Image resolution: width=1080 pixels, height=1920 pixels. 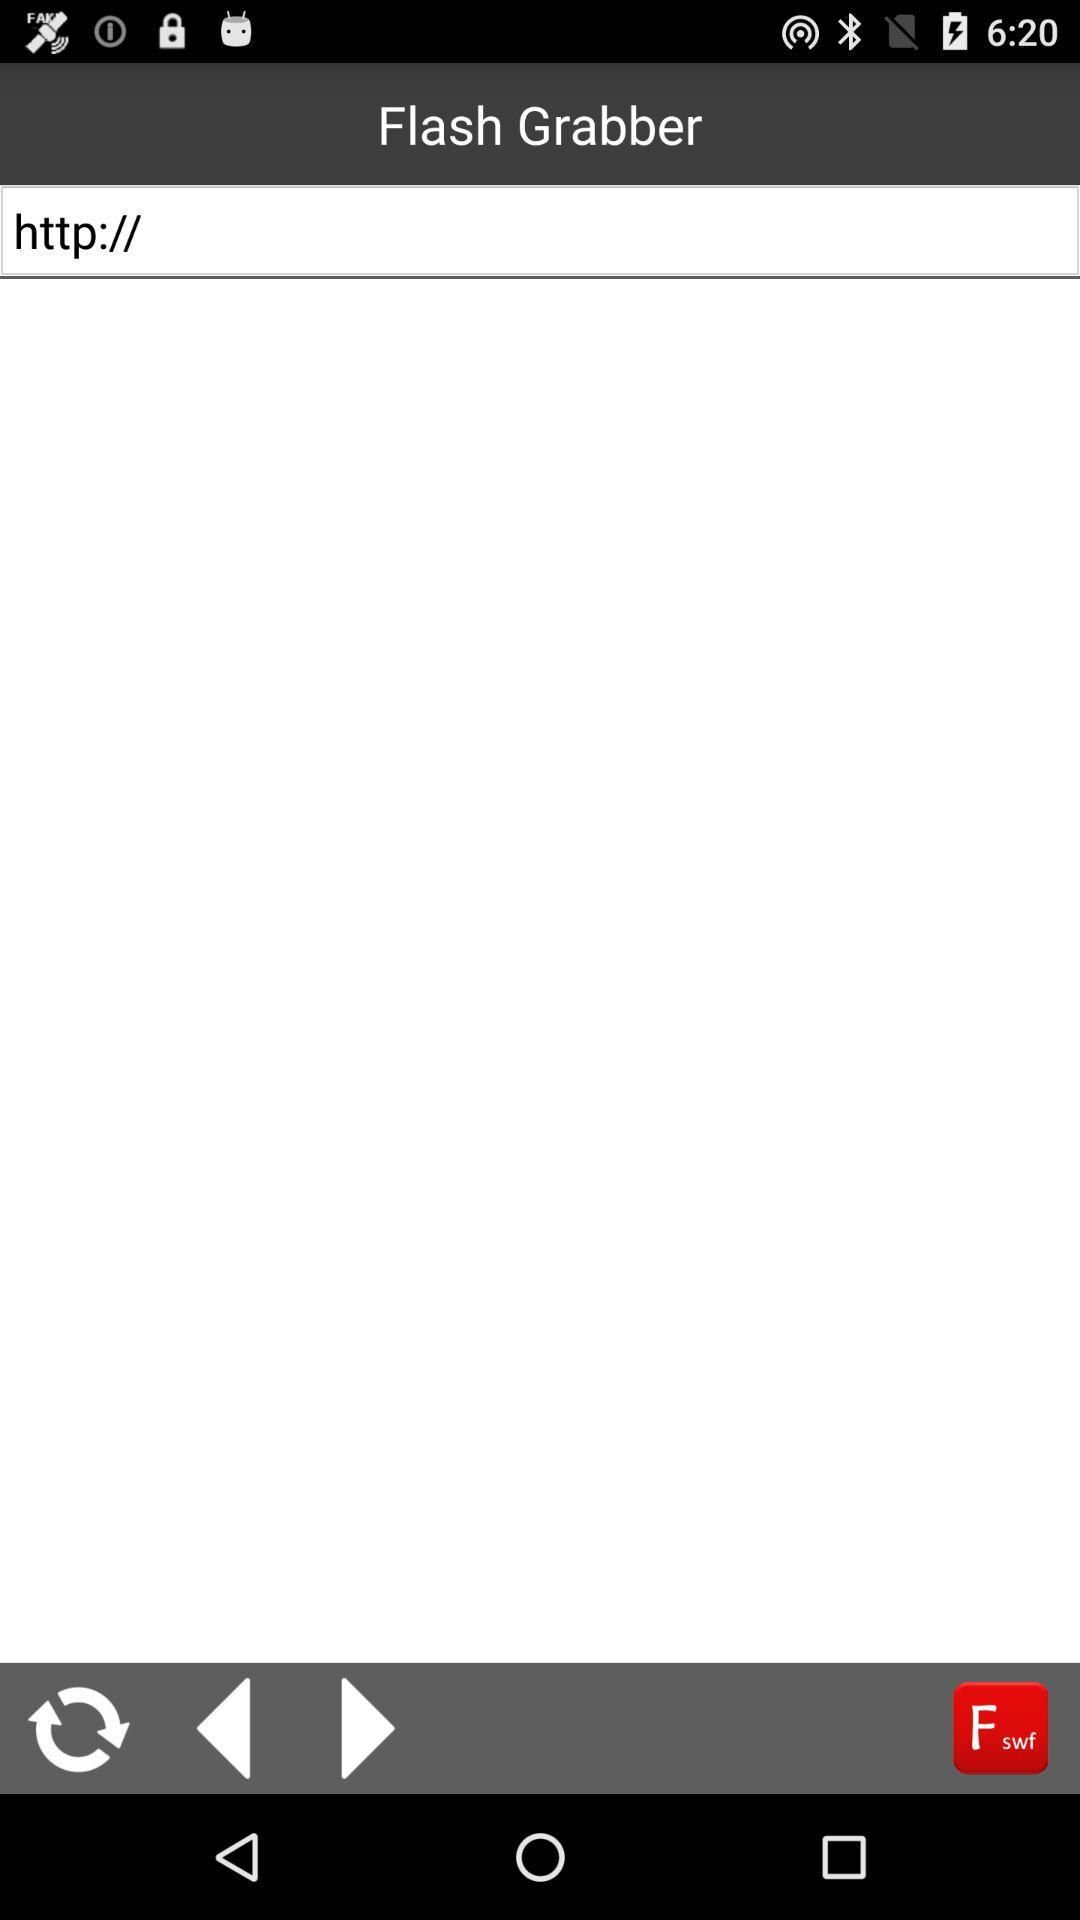 I want to click on go next, so click(x=368, y=1727).